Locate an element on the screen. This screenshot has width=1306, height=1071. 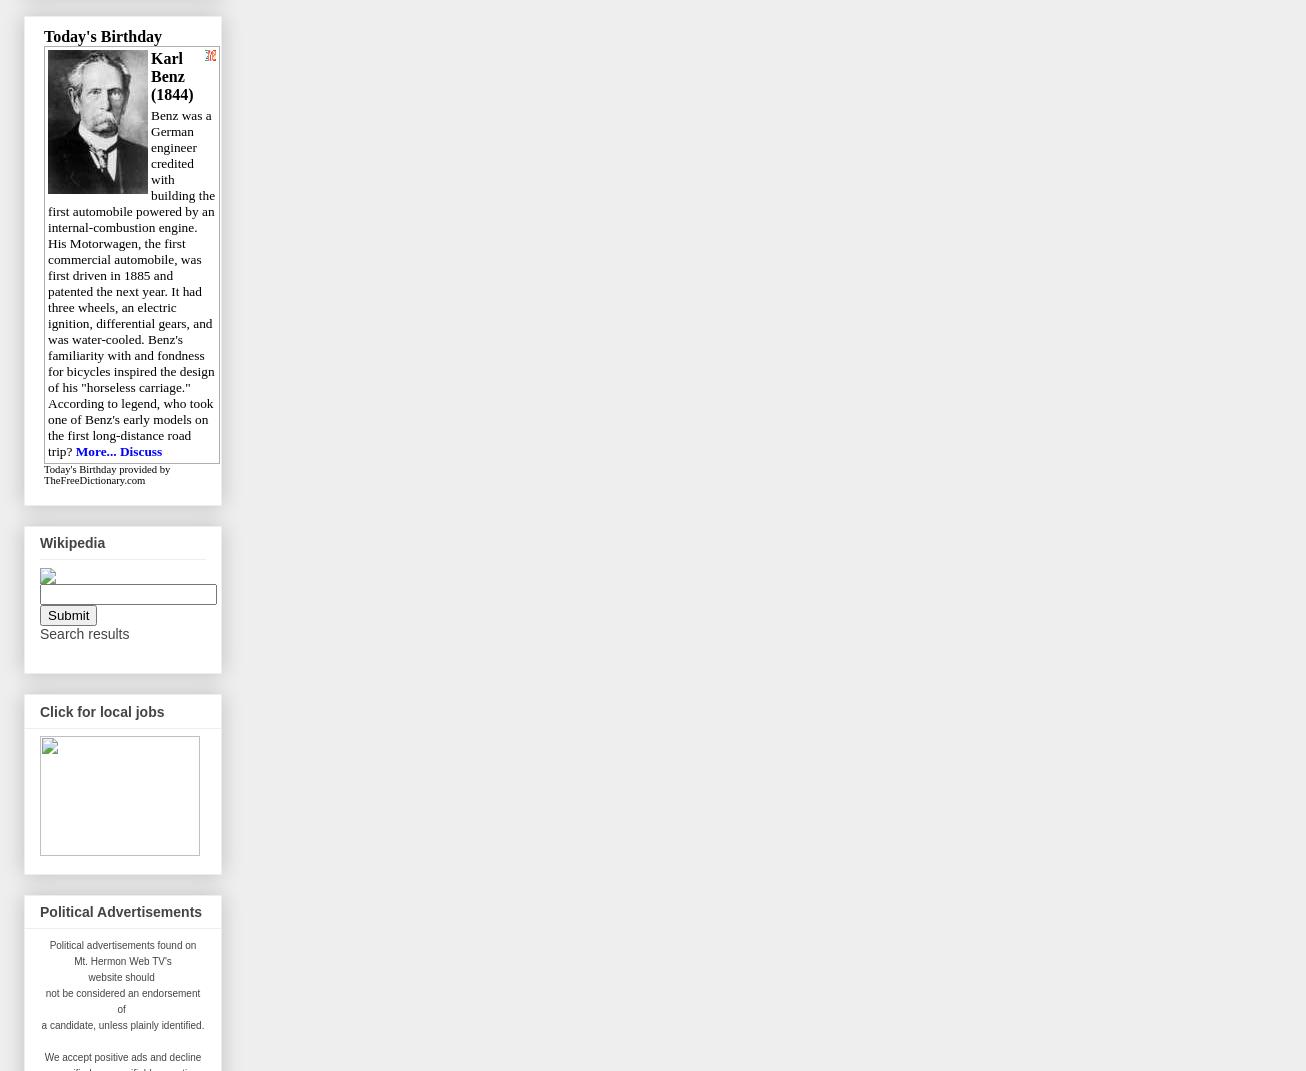
'endorsement
of' is located at coordinates (158, 1001).